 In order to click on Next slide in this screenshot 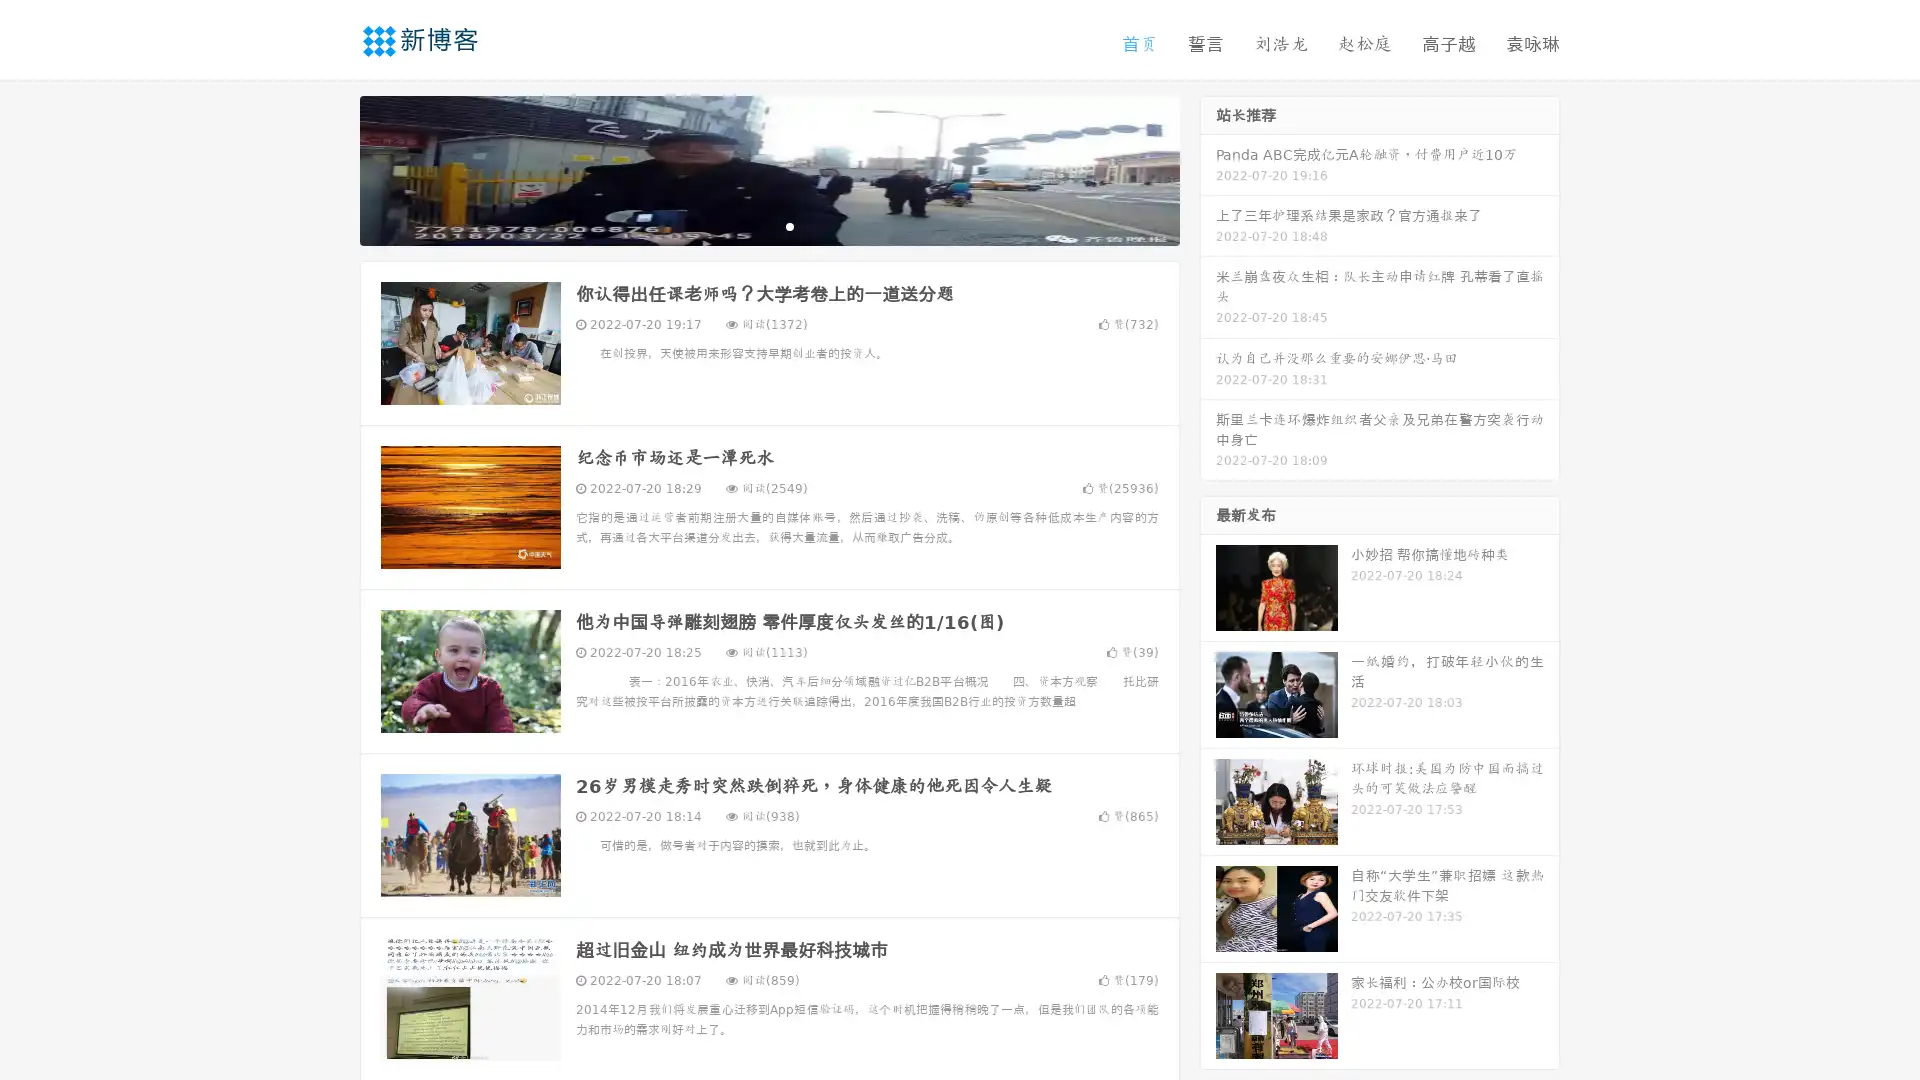, I will do `click(1208, 168)`.